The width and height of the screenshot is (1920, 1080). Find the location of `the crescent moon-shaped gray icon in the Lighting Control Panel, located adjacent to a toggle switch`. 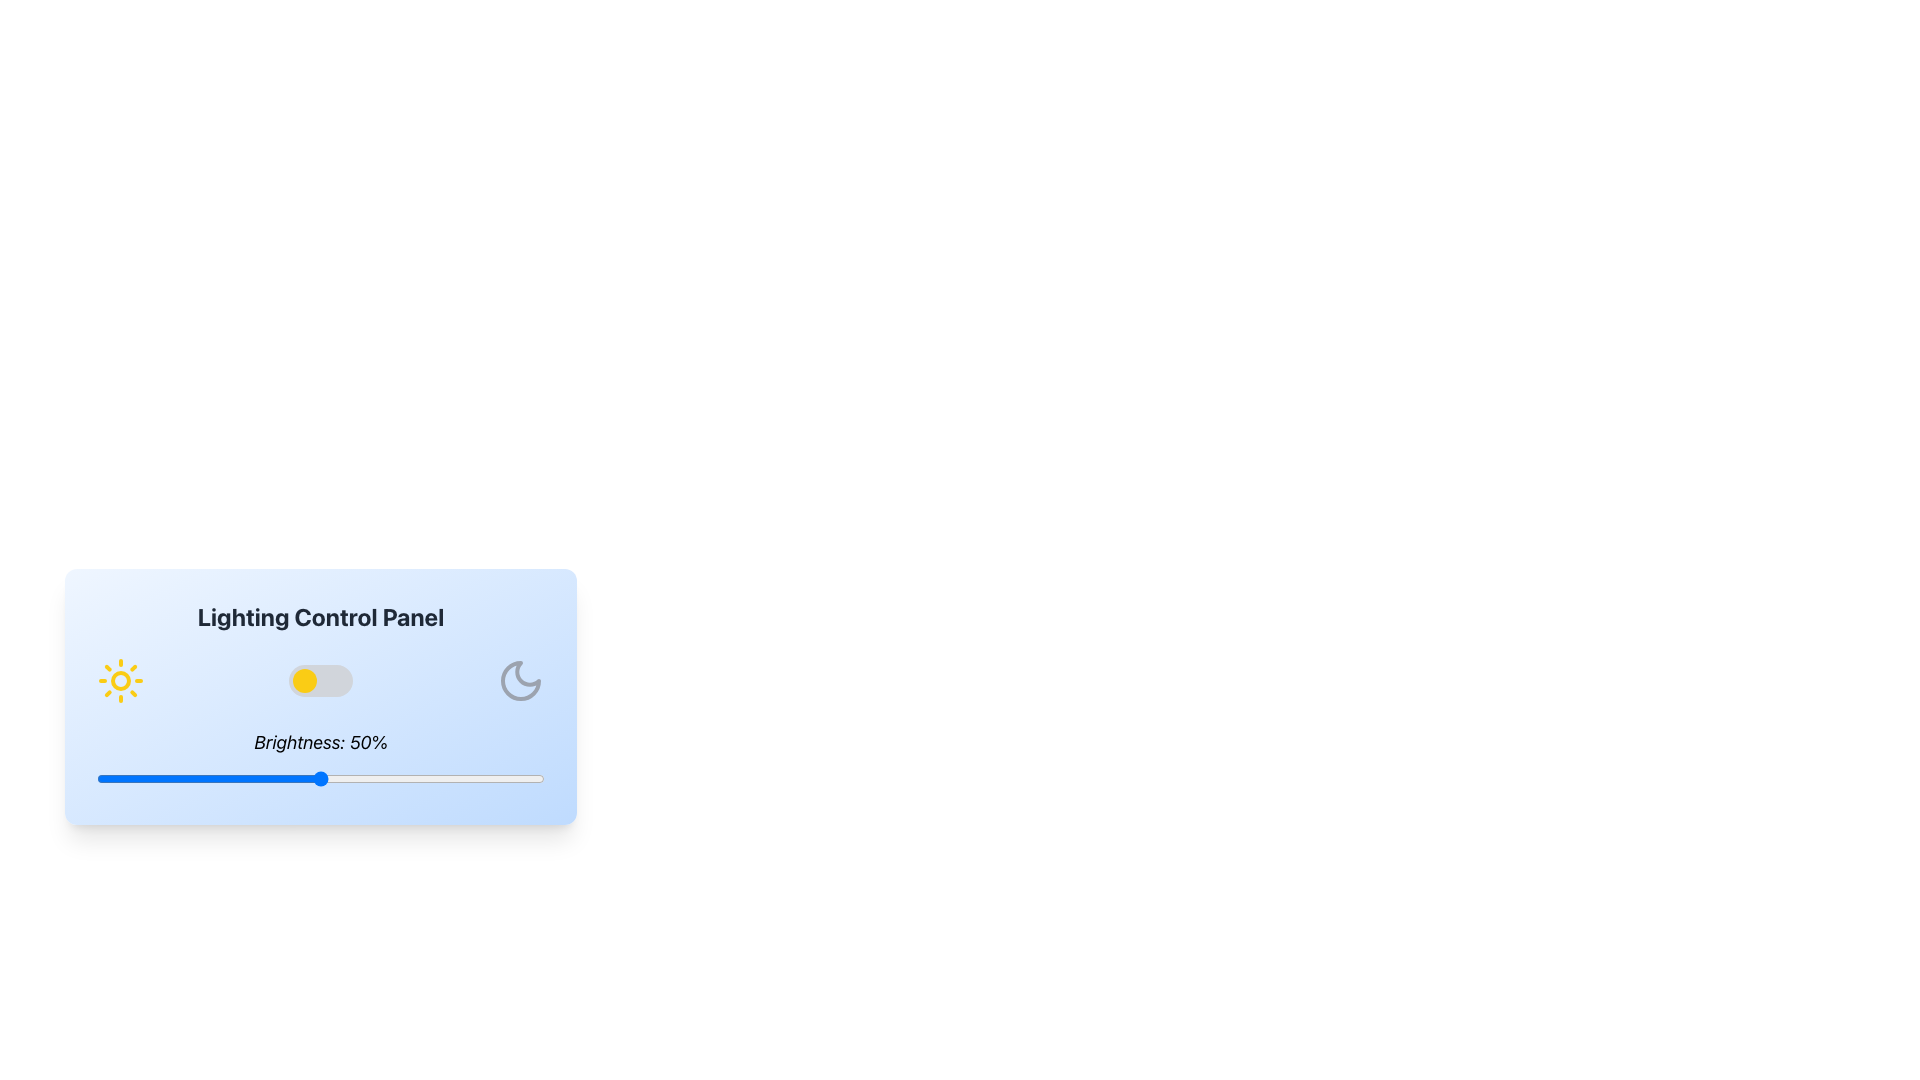

the crescent moon-shaped gray icon in the Lighting Control Panel, located adjacent to a toggle switch is located at coordinates (521, 680).